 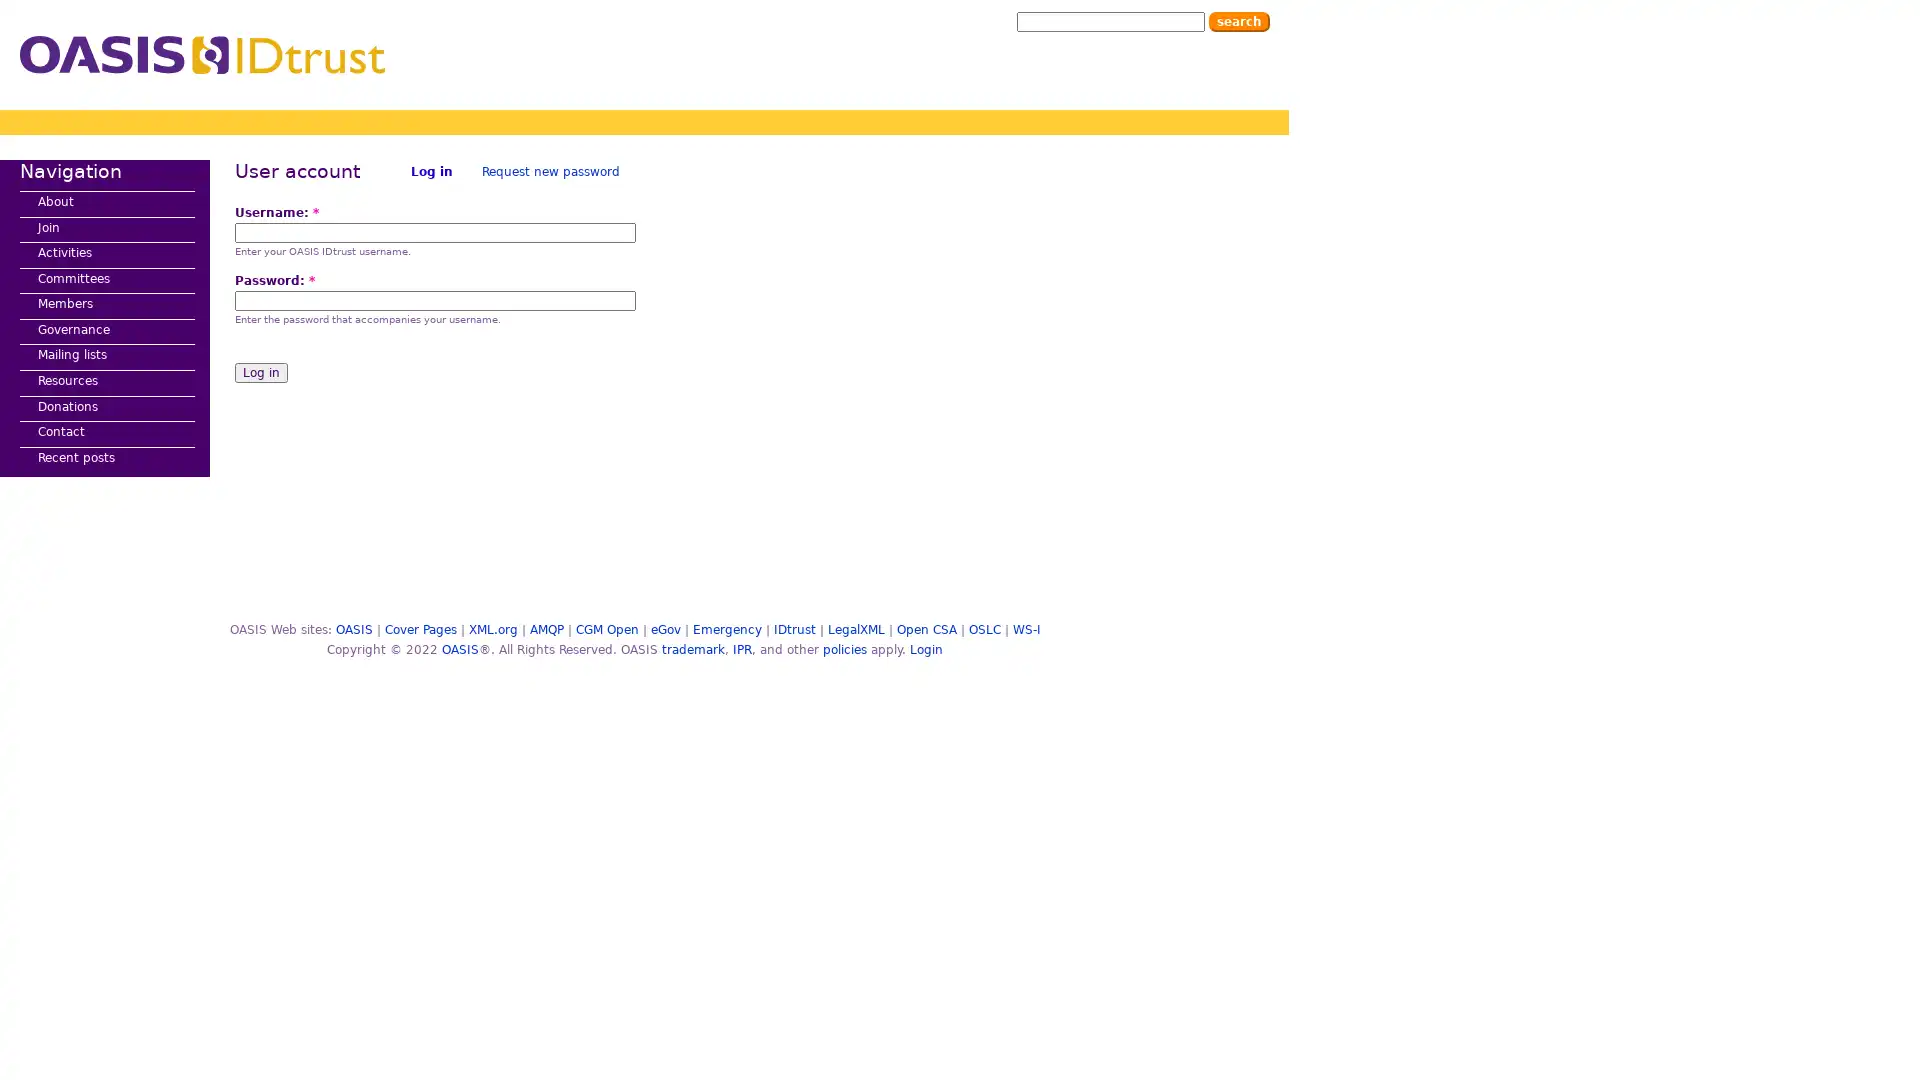 I want to click on Log in, so click(x=260, y=373).